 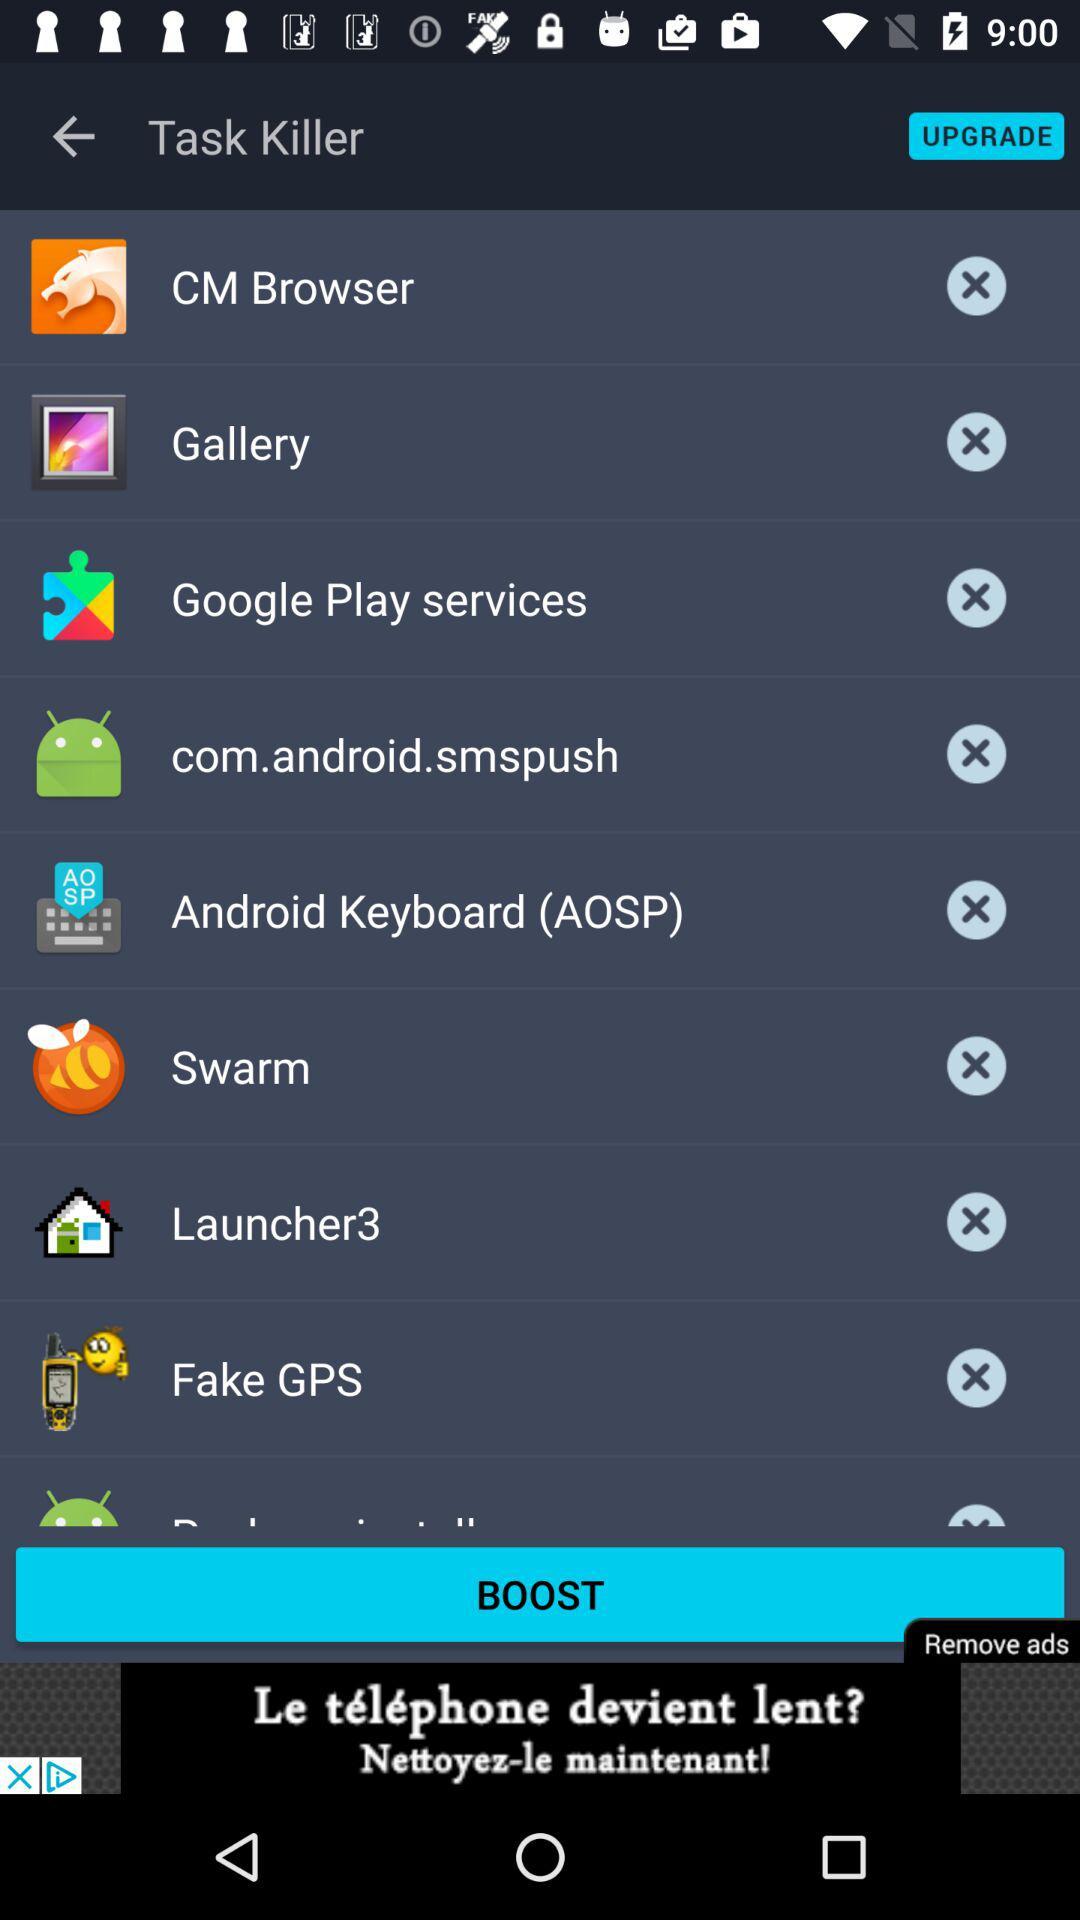 What do you see at coordinates (976, 1498) in the screenshot?
I see `a task` at bounding box center [976, 1498].